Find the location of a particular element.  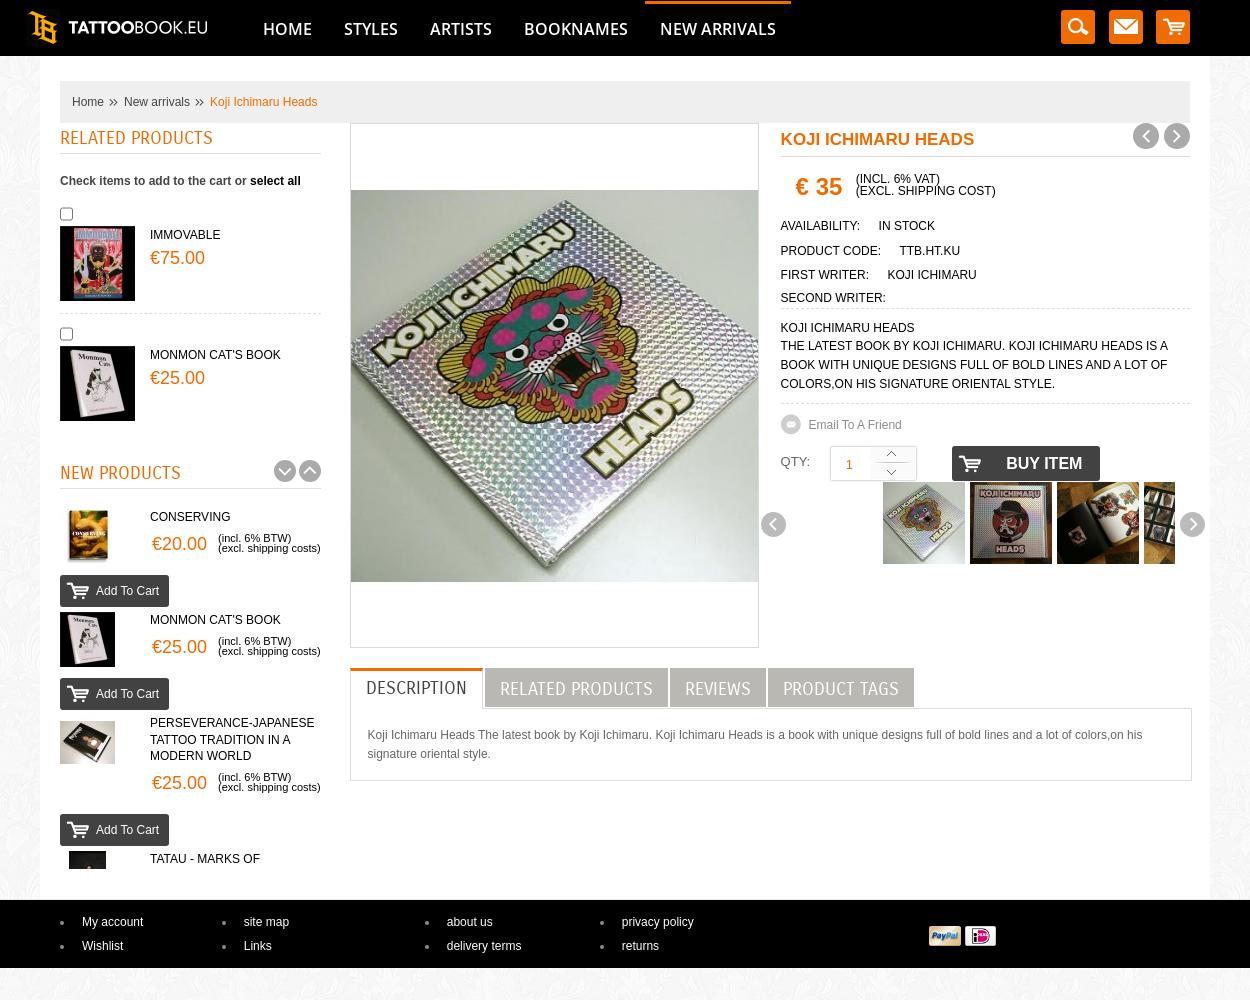

'PERSEVERANCE-Japanese Tattoo Tradition in a Modern World' is located at coordinates (150, 738).